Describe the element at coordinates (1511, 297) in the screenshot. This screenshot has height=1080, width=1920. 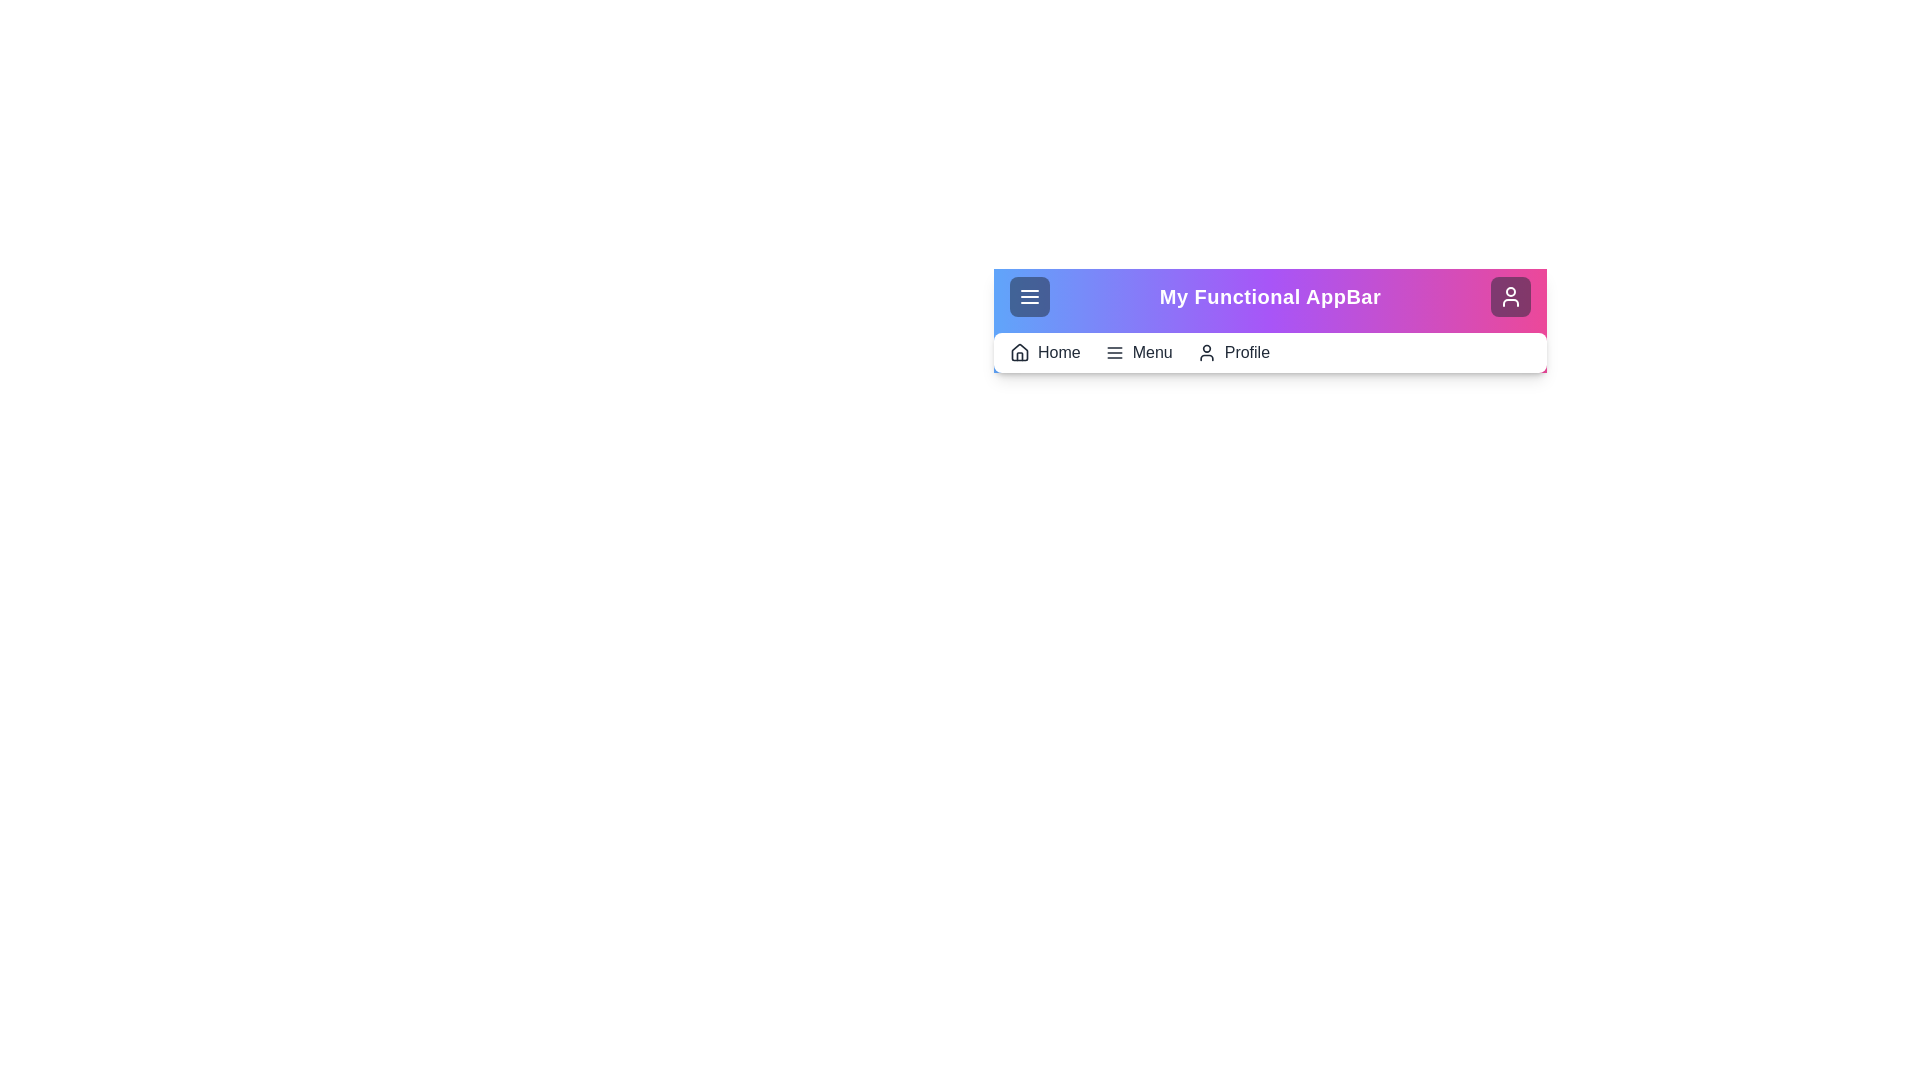
I see `the Profile button to navigate to the Profile section` at that location.